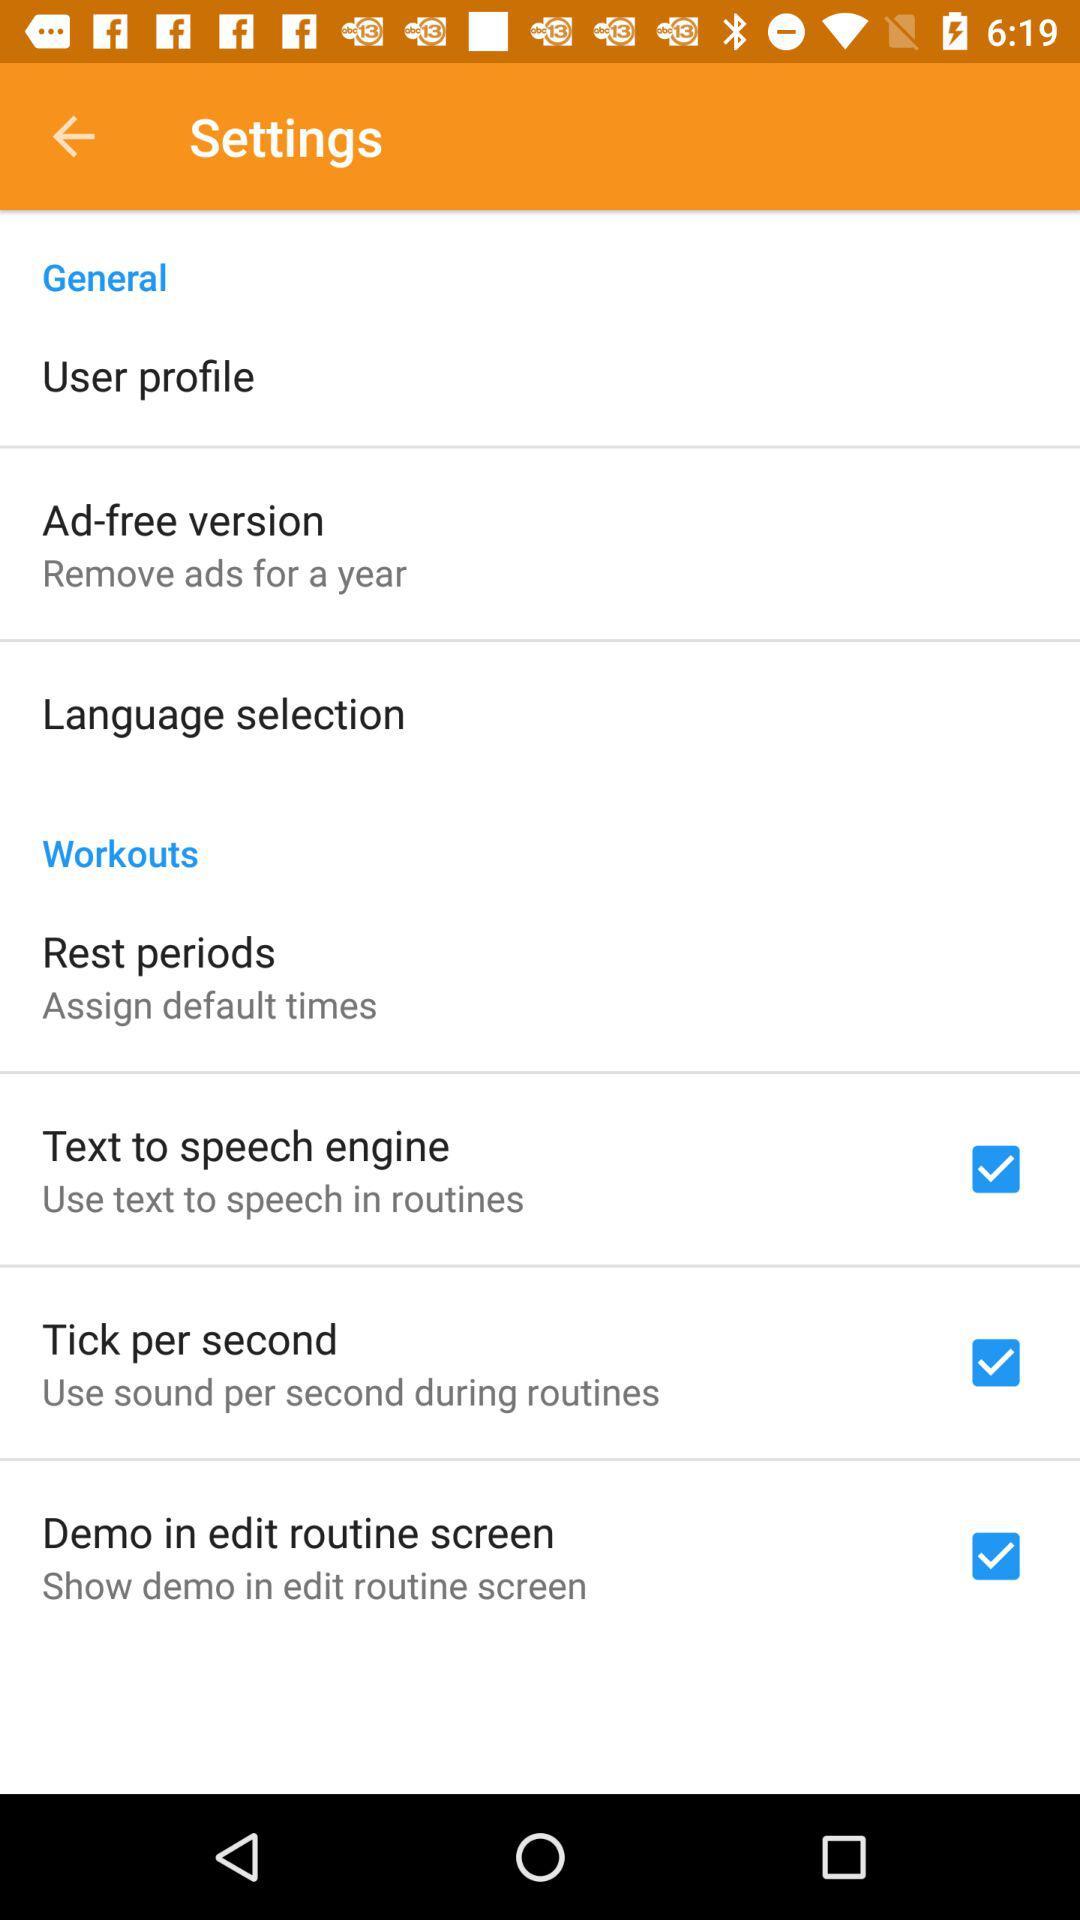 The width and height of the screenshot is (1080, 1920). Describe the element at coordinates (209, 1004) in the screenshot. I see `the item above the text to speech icon` at that location.